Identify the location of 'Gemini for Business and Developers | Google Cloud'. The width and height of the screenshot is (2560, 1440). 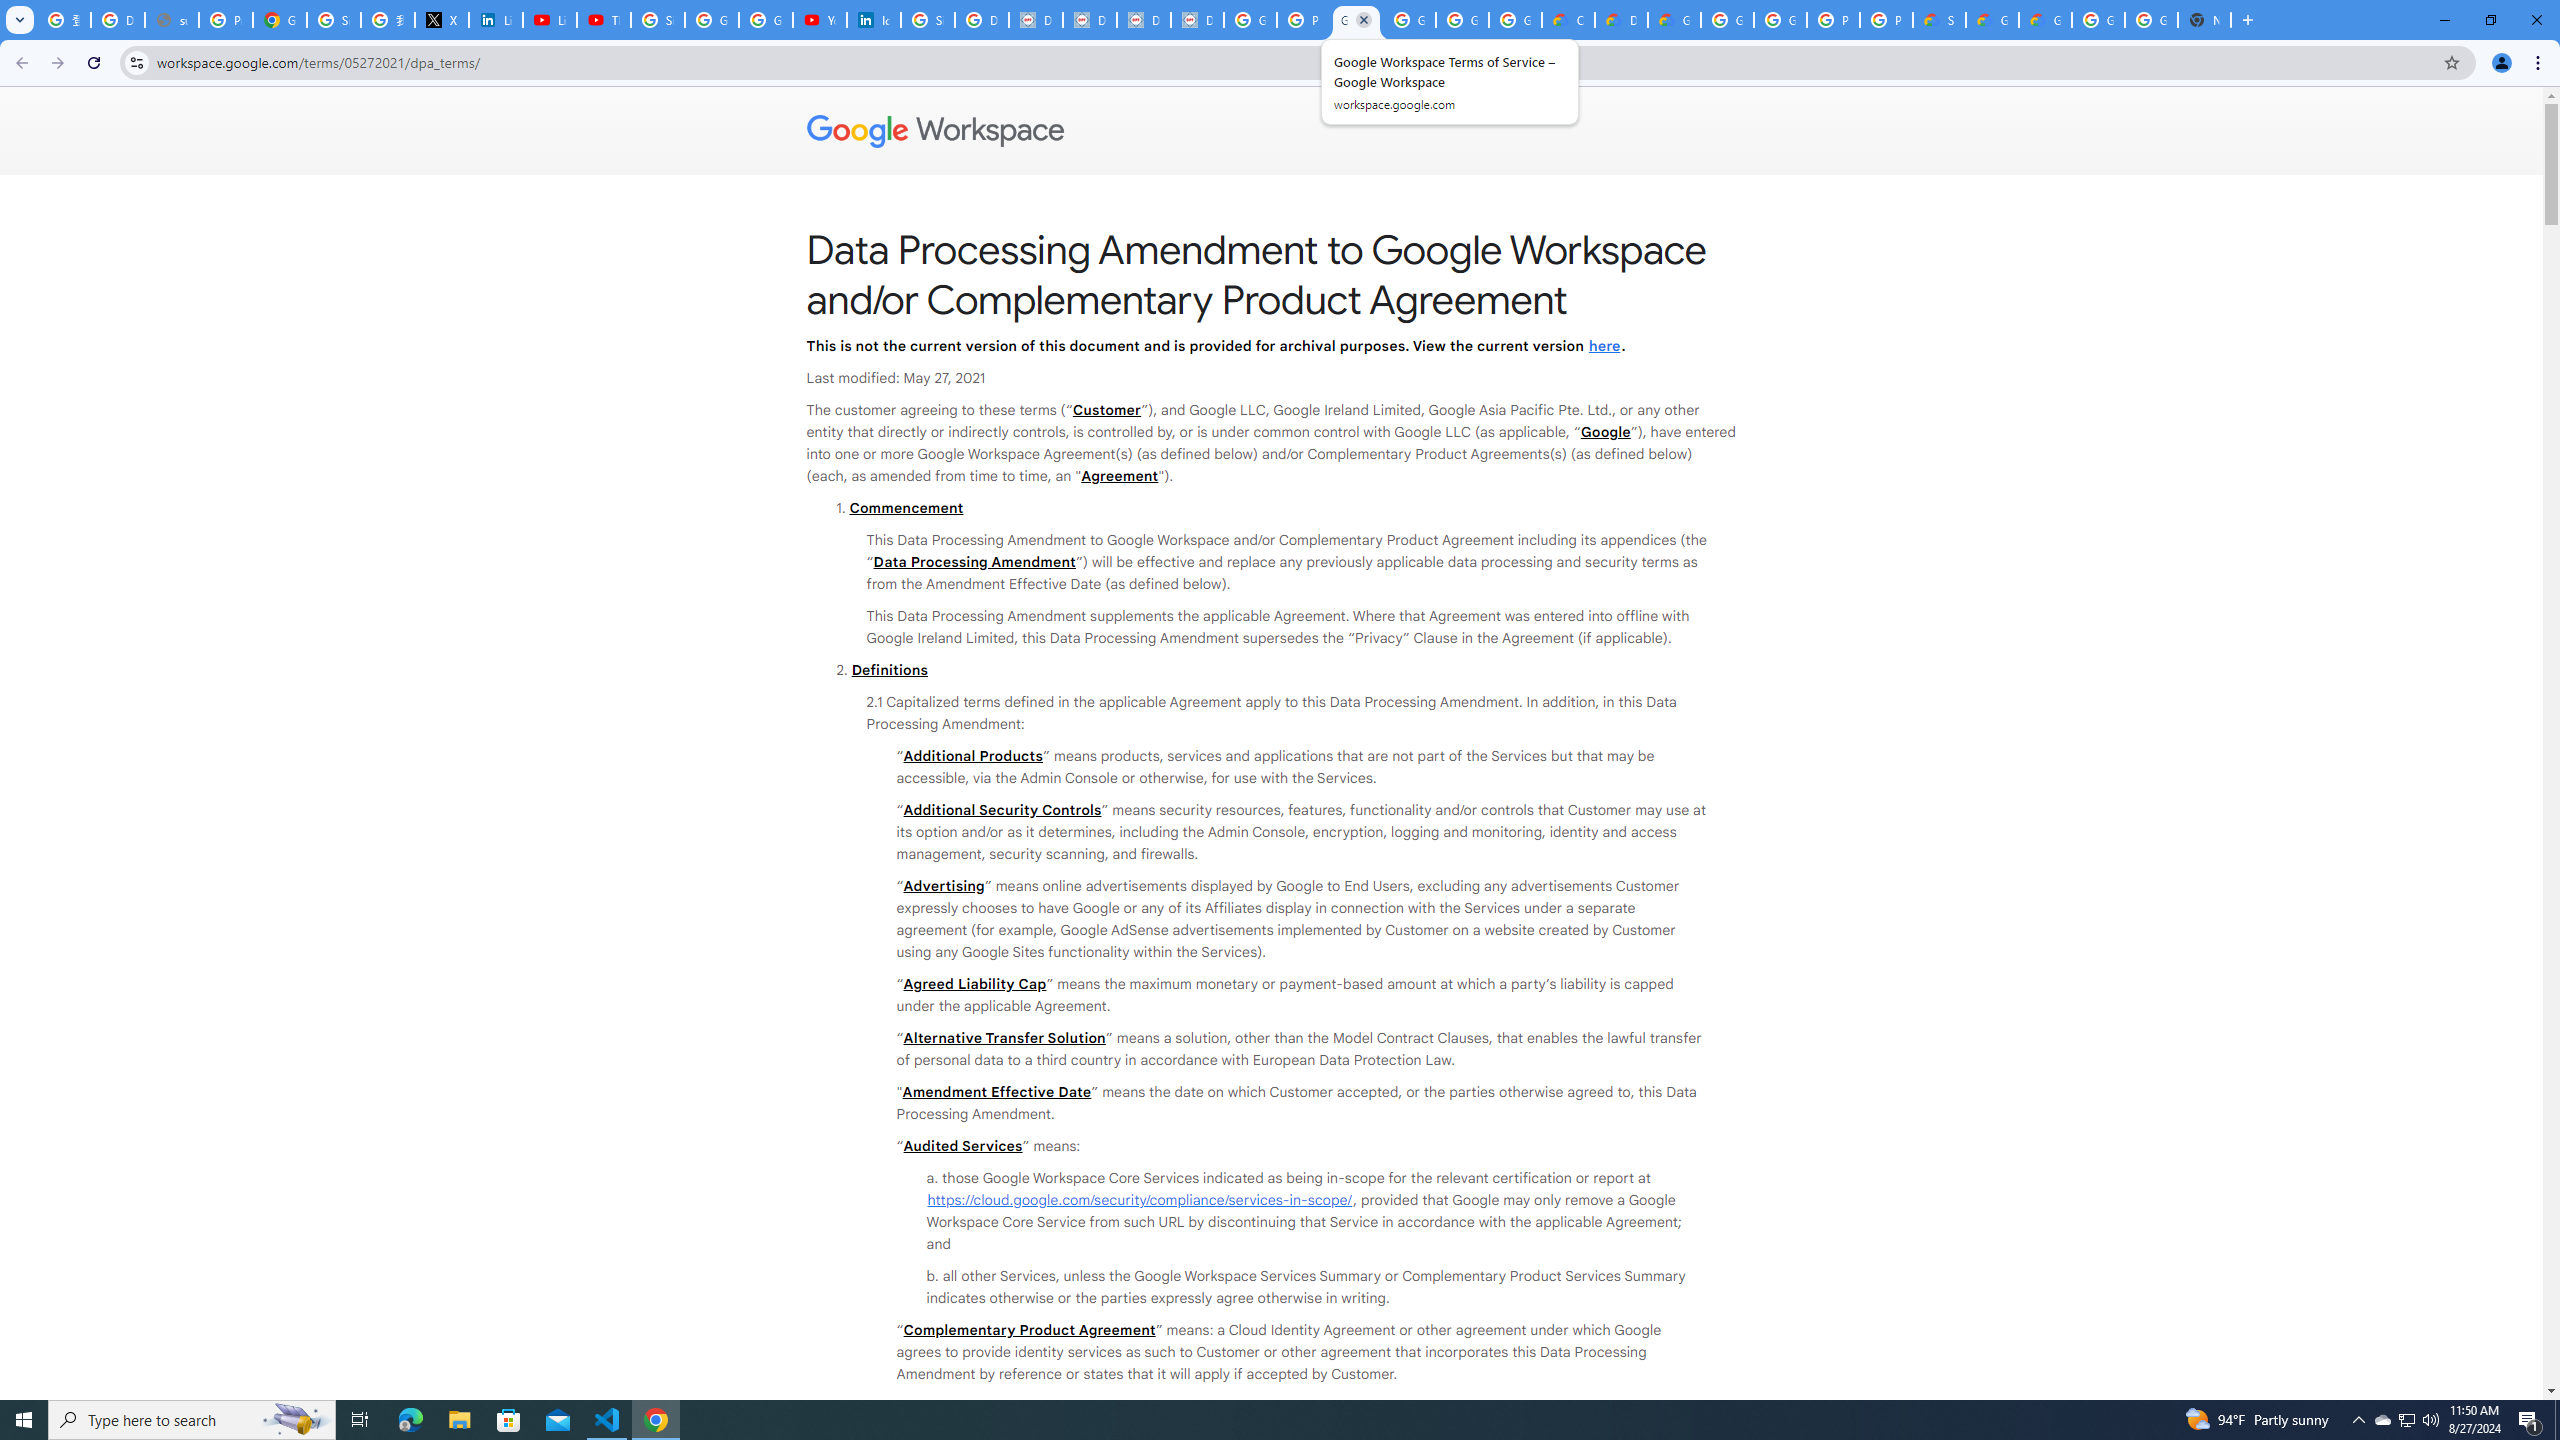
(1674, 19).